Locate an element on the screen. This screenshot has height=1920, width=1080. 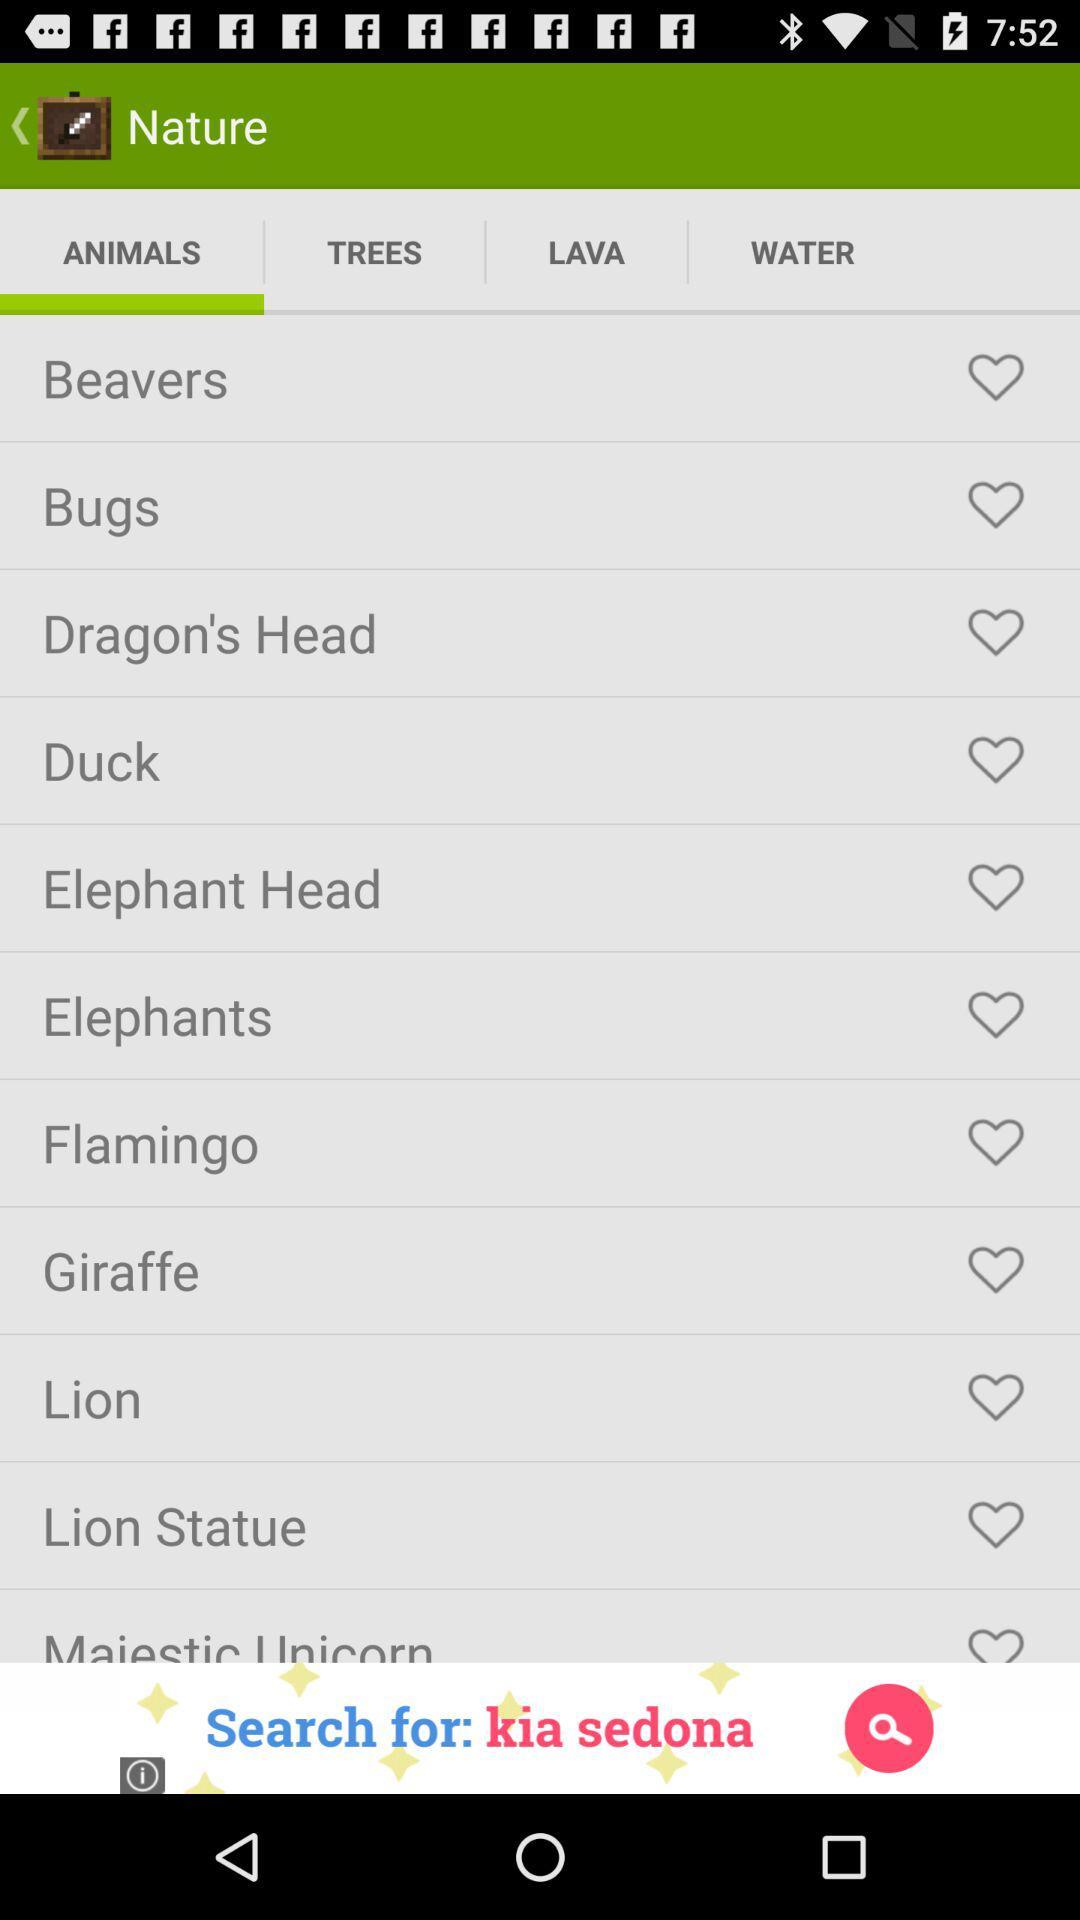
giraffe to favorites is located at coordinates (995, 1269).